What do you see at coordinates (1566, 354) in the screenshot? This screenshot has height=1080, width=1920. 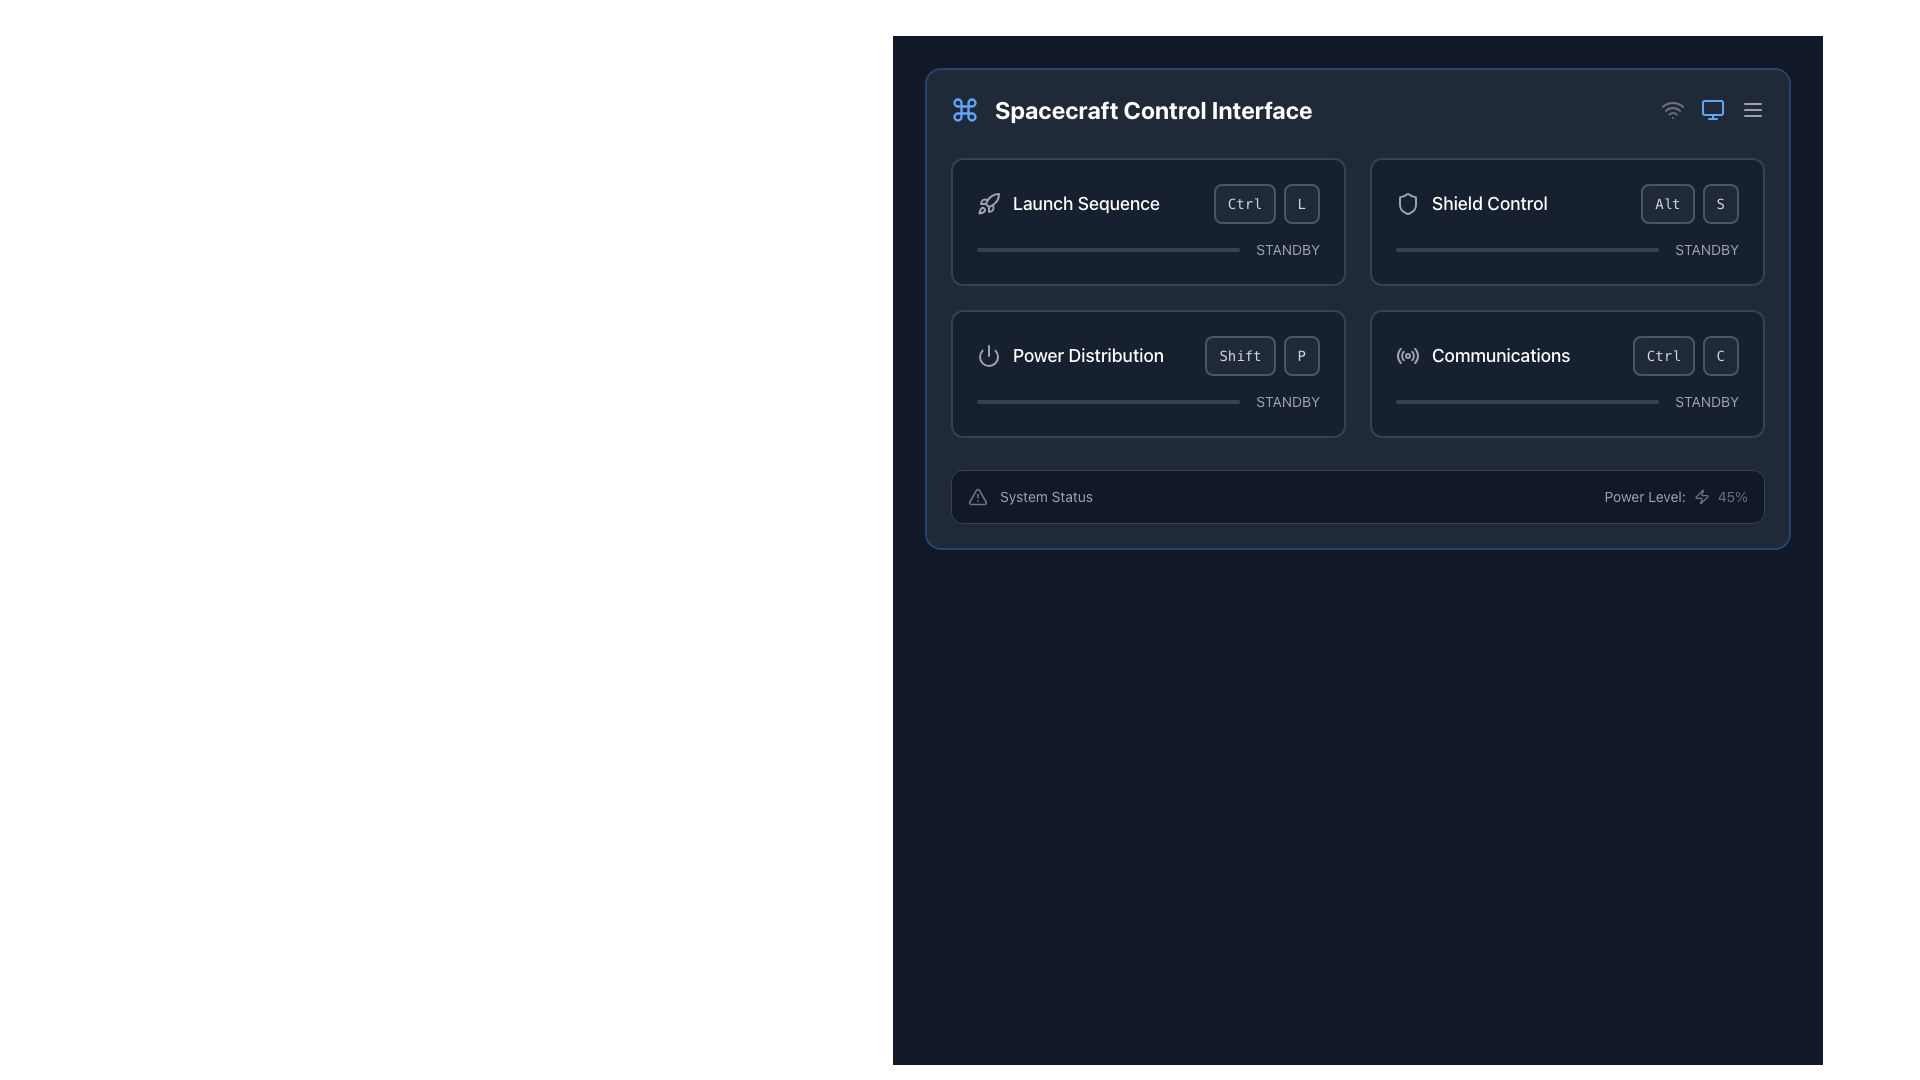 I see `the 'Communications' labeled interactive control group, which features an icon resembling signal waves, text, and buttons for 'Ctrl' and 'C.'` at bounding box center [1566, 354].